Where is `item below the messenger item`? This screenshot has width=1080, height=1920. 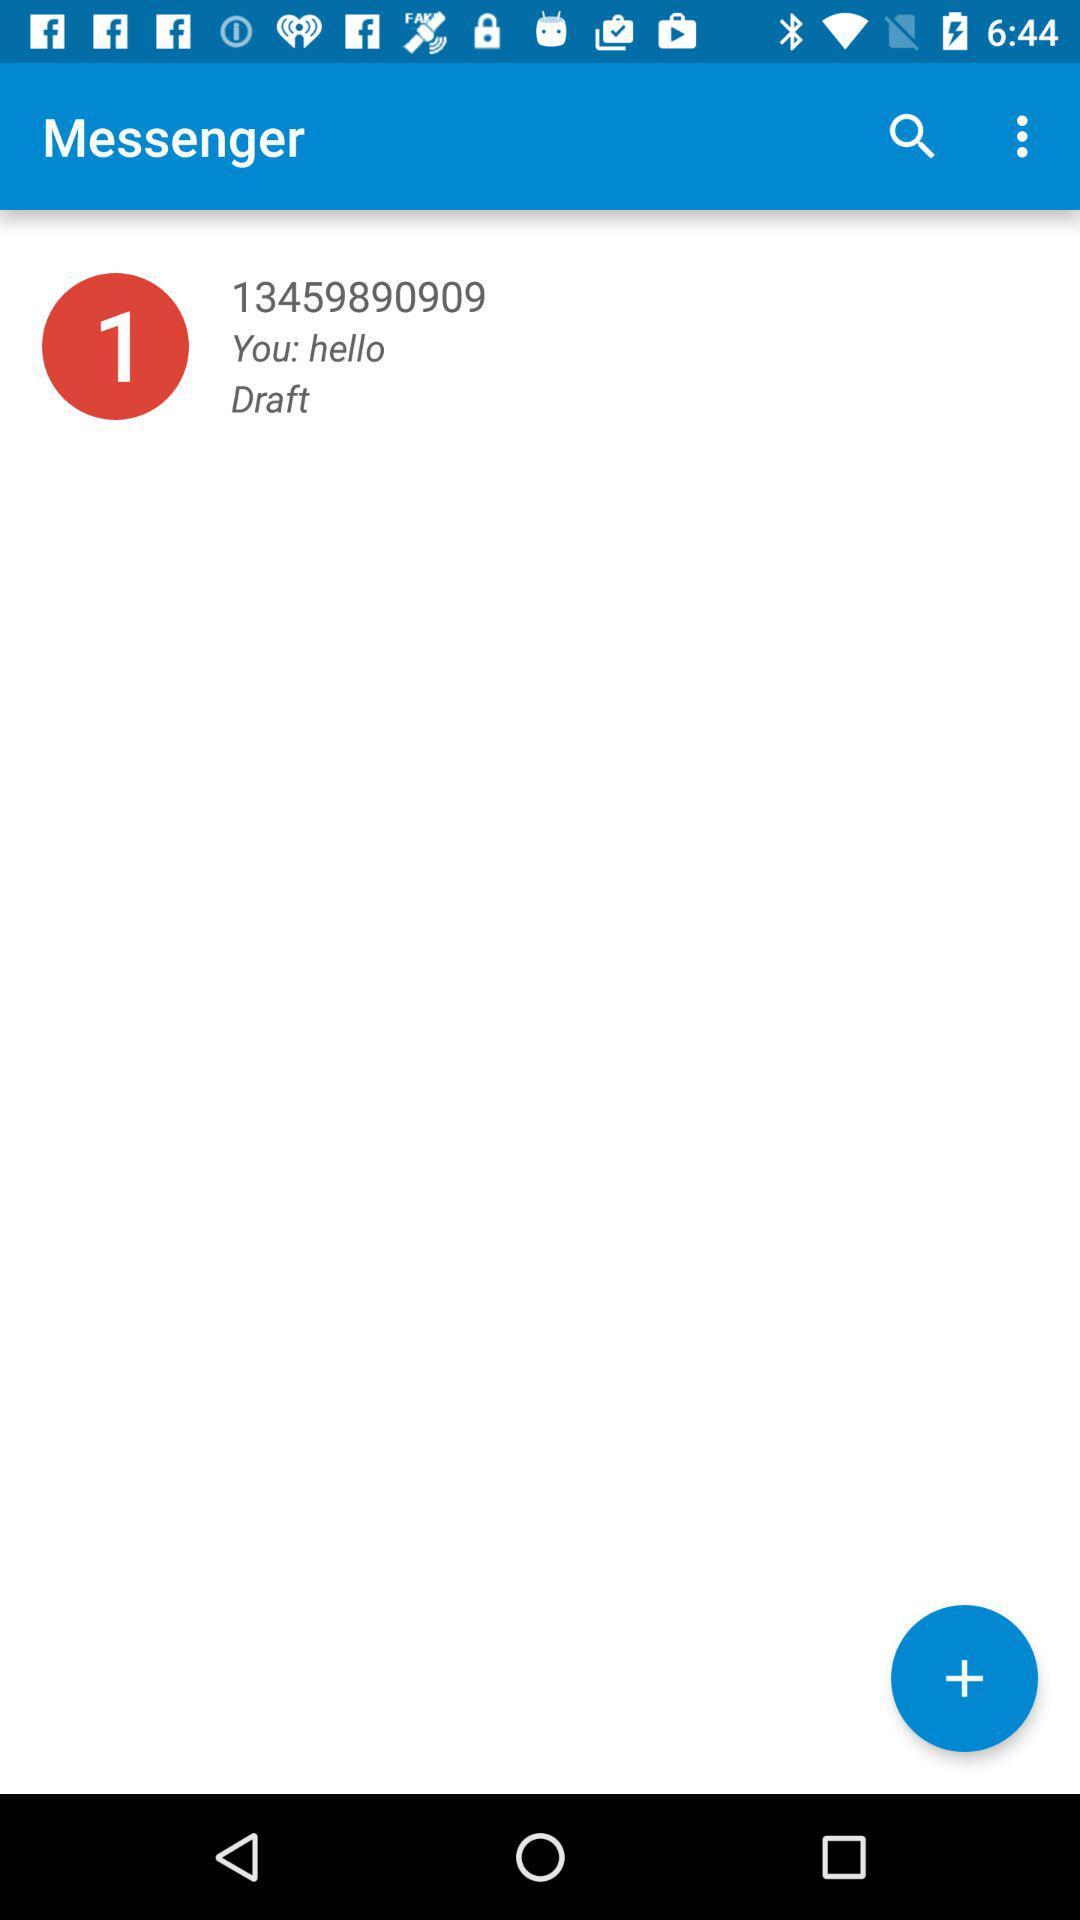 item below the messenger item is located at coordinates (115, 346).